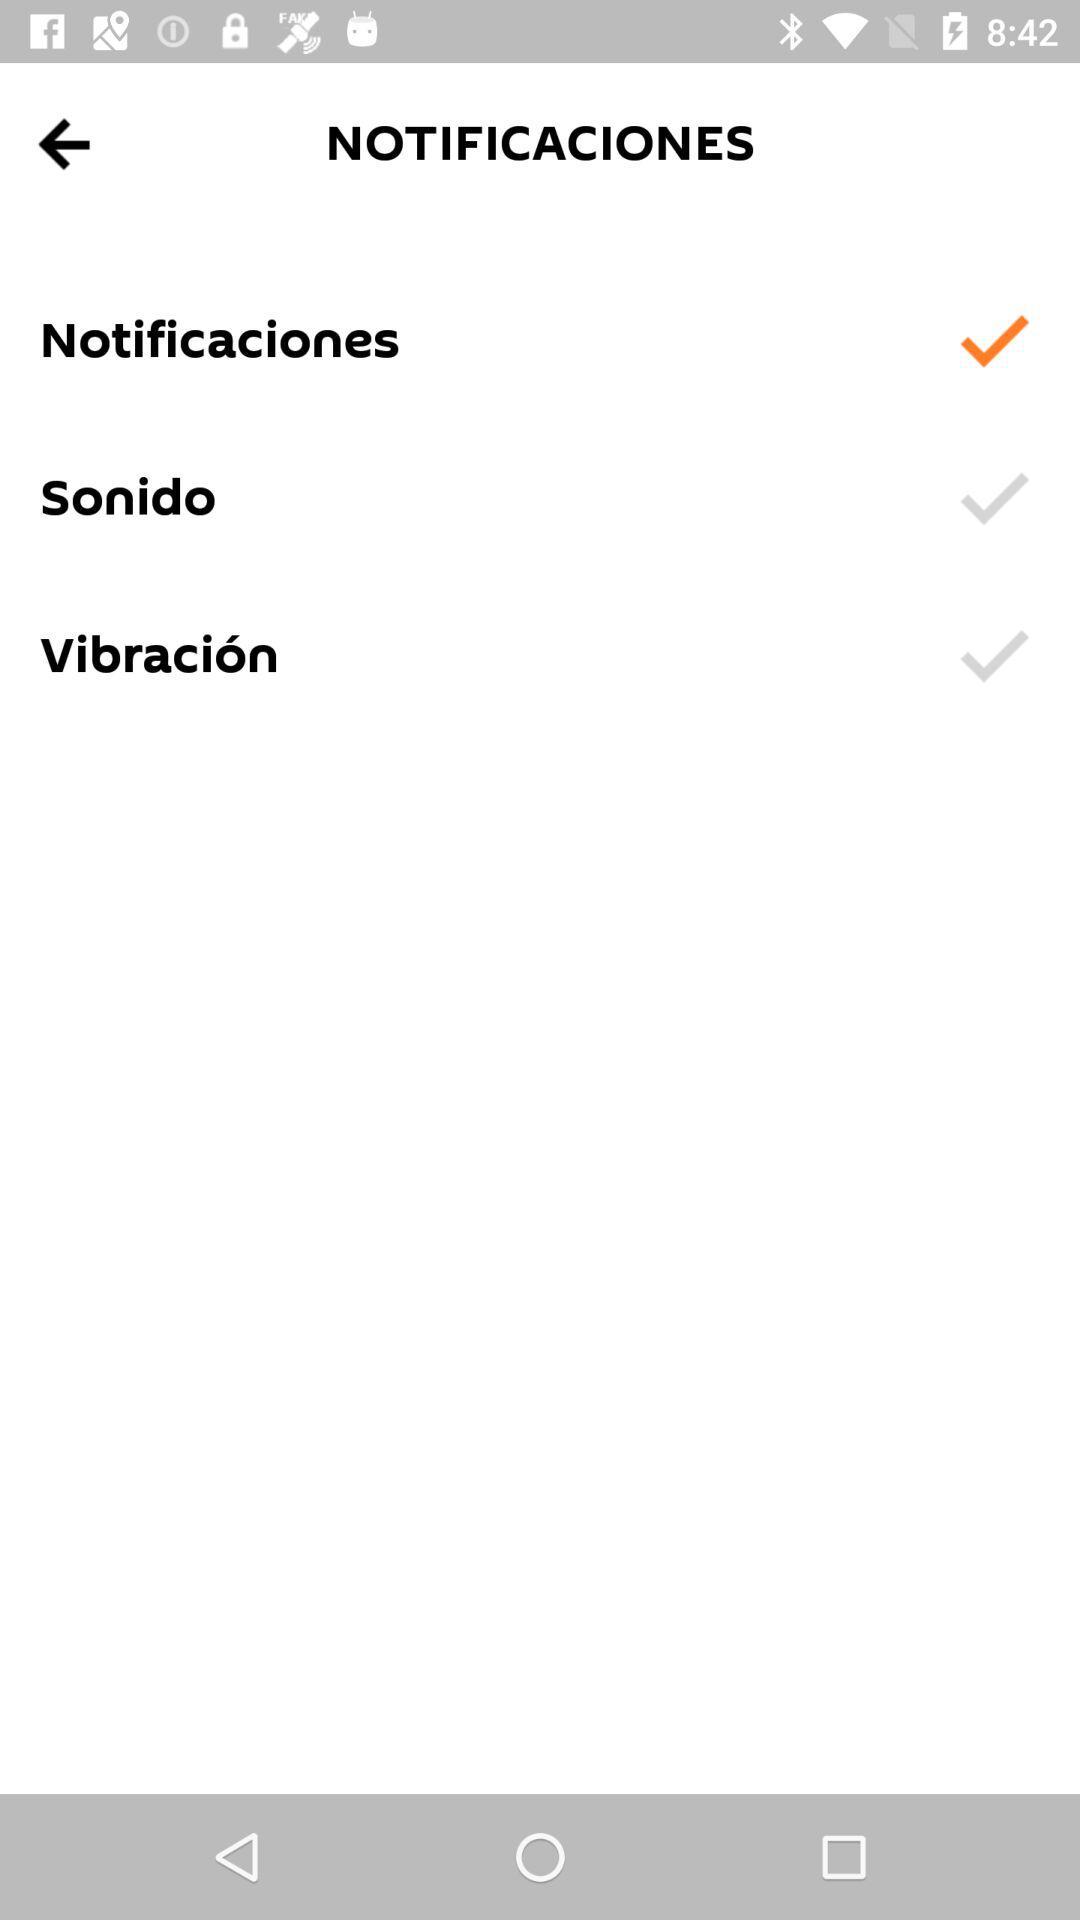 This screenshot has height=1920, width=1080. Describe the element at coordinates (64, 143) in the screenshot. I see `the arrow_backward icon` at that location.